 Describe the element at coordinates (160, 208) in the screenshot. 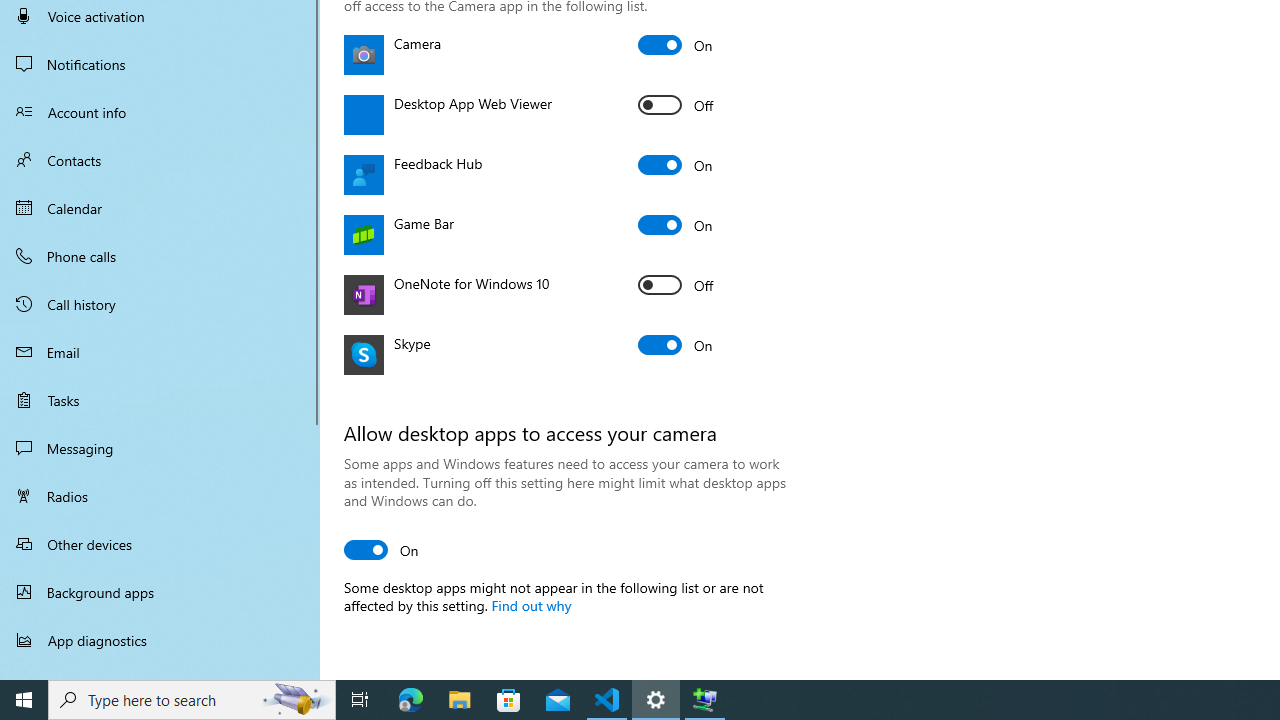

I see `'Calendar'` at that location.